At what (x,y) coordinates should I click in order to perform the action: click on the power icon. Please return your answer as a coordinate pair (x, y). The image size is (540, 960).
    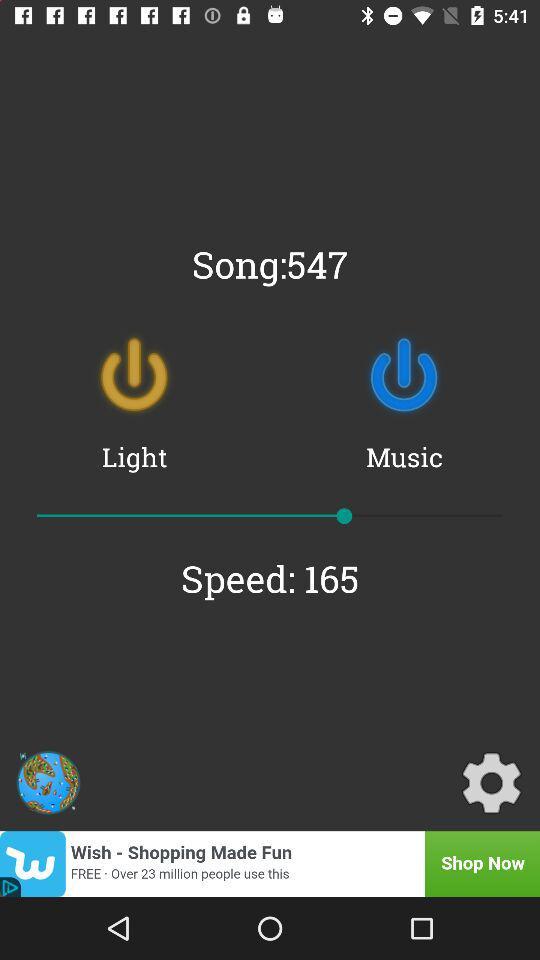
    Looking at the image, I should click on (134, 374).